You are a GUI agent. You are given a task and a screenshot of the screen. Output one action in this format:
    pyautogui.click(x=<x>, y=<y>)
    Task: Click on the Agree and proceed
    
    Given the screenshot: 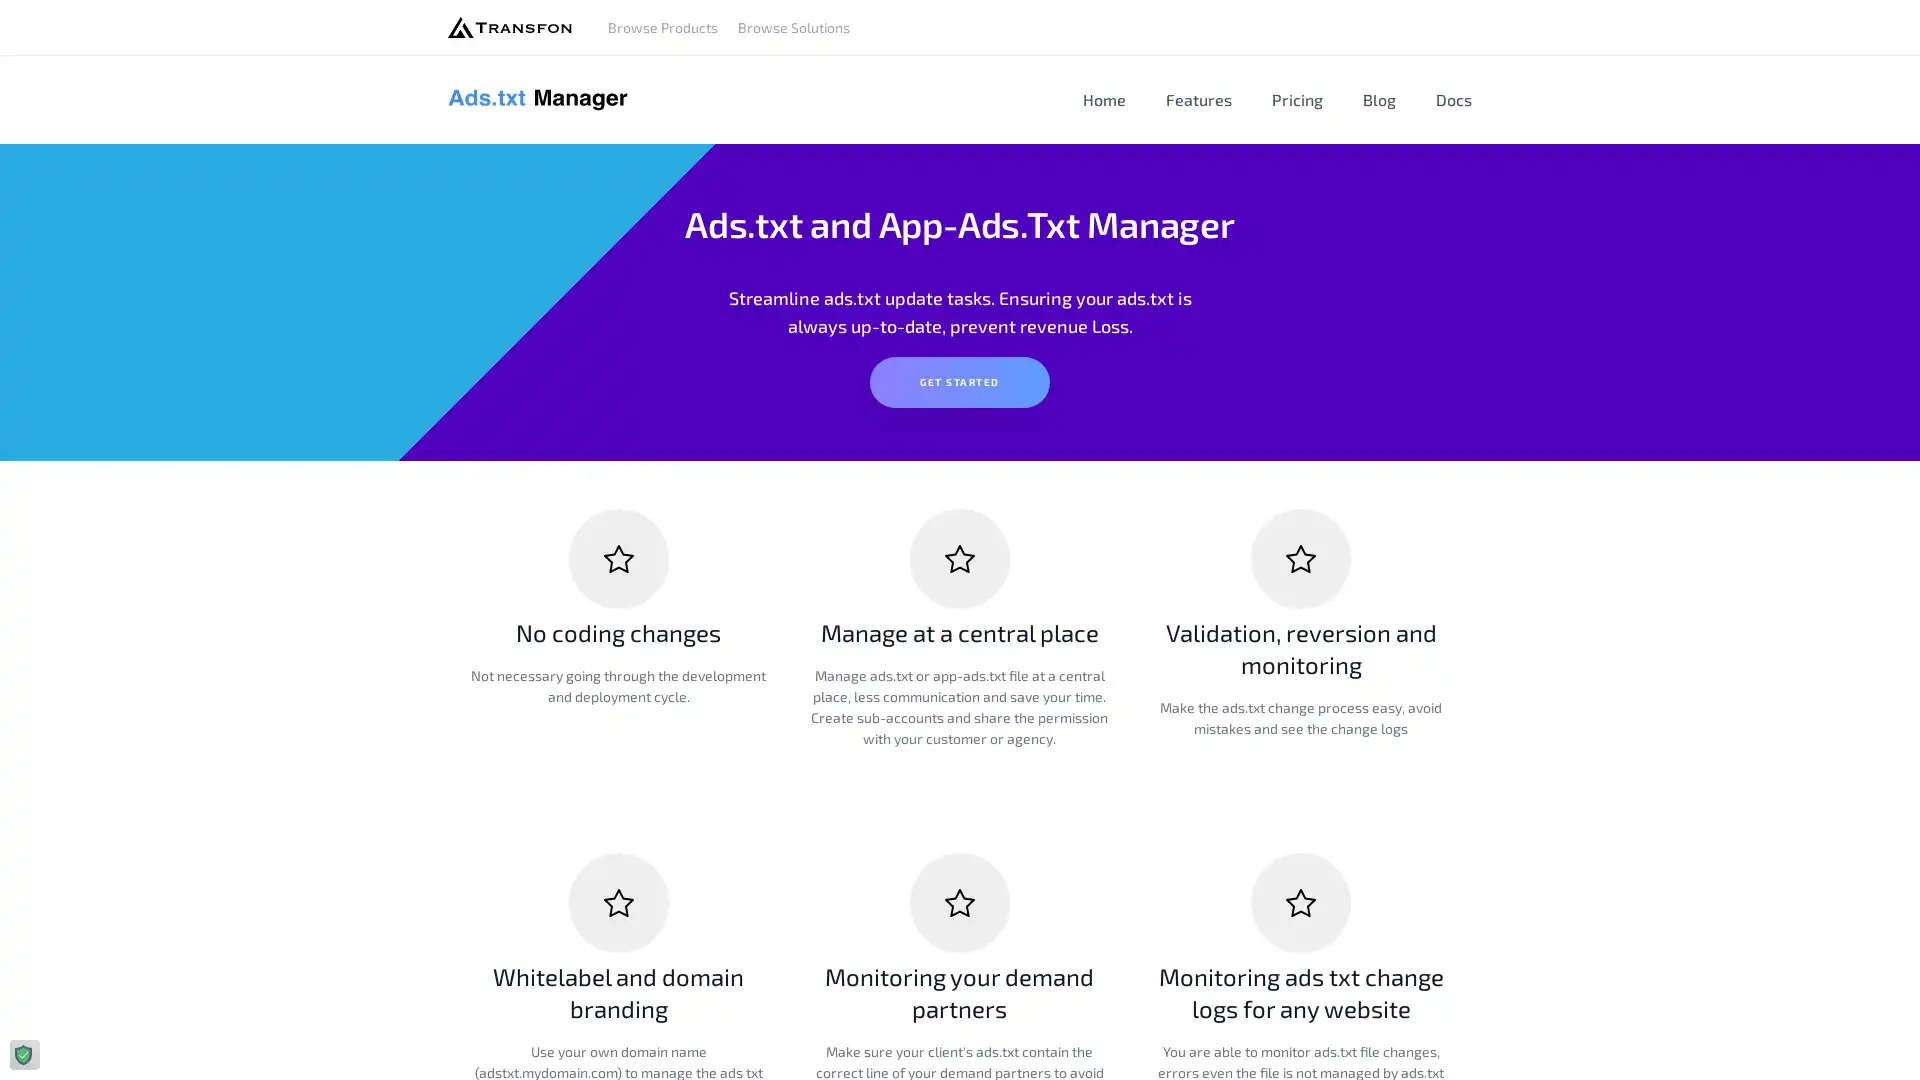 What is the action you would take?
    pyautogui.click(x=360, y=1043)
    